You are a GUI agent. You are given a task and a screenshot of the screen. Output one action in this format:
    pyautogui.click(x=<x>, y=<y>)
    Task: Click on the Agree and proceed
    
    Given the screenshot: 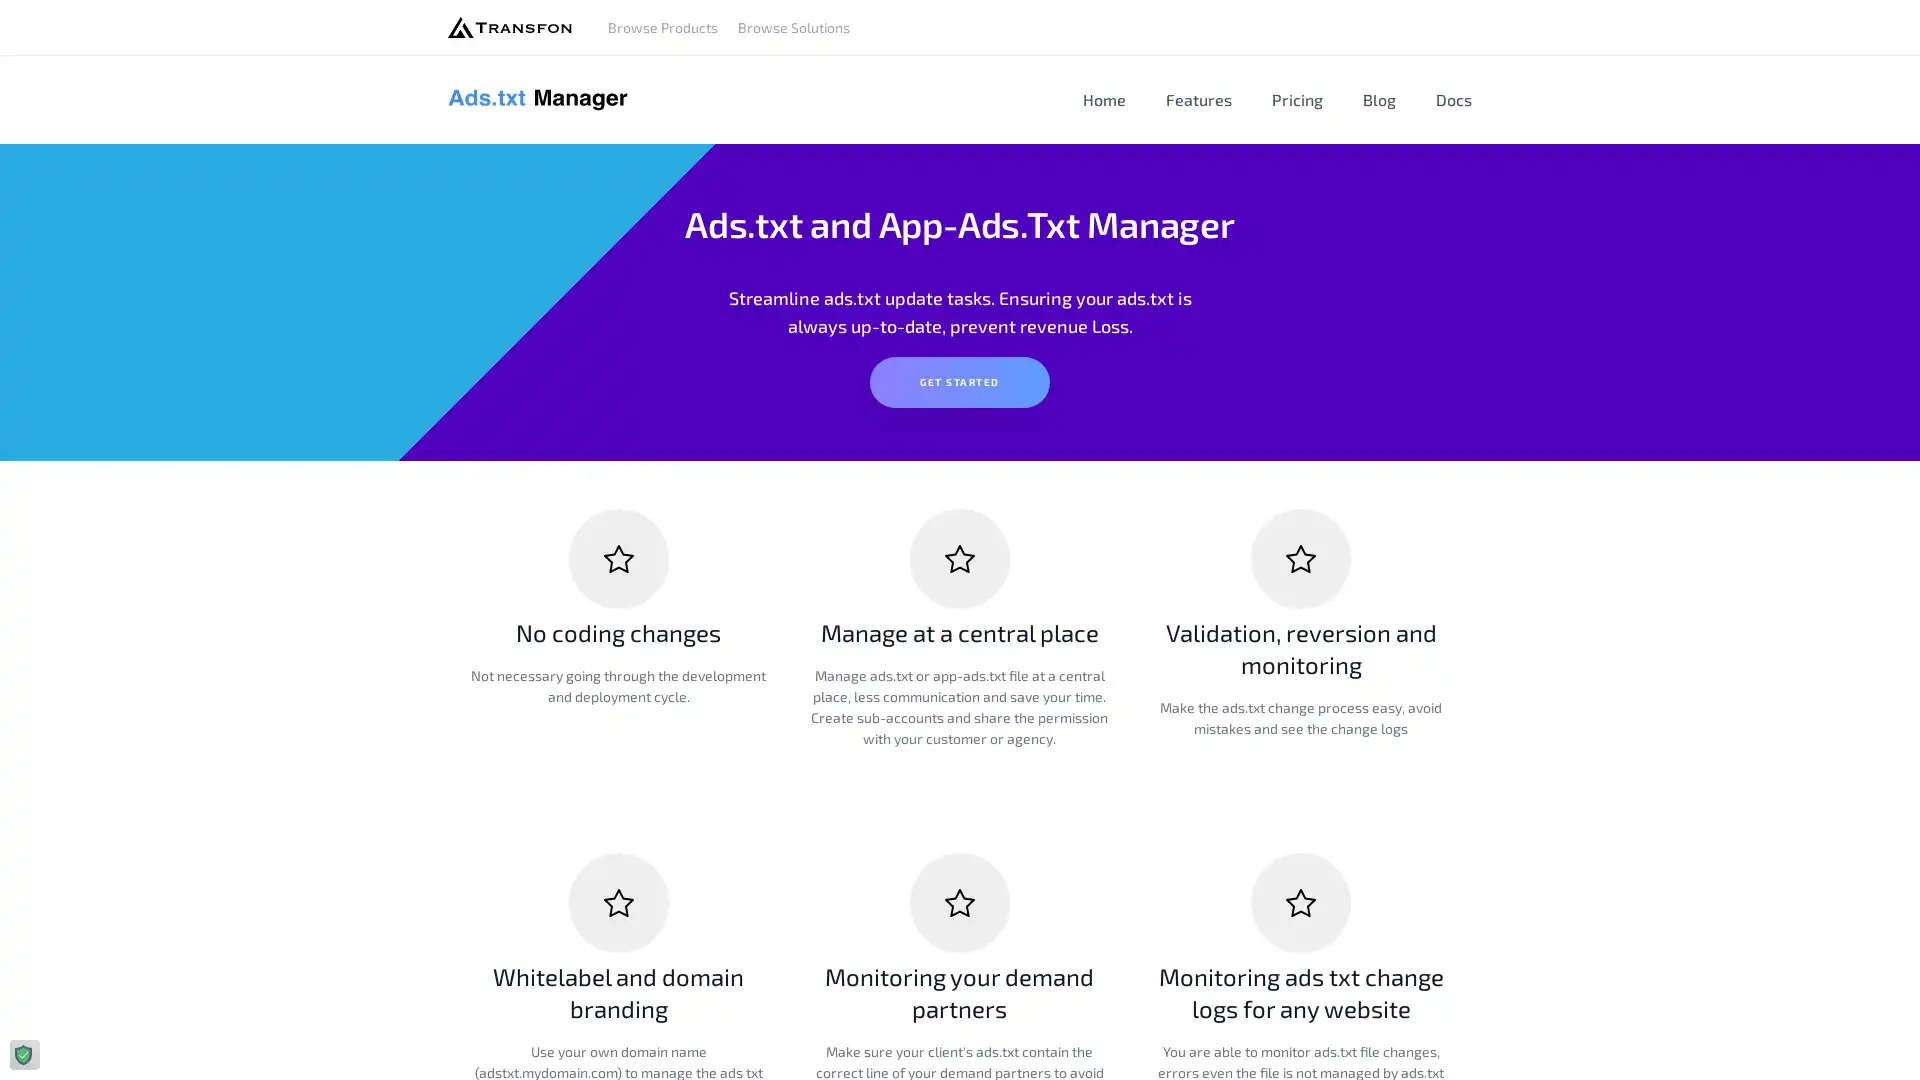 What is the action you would take?
    pyautogui.click(x=360, y=1043)
    